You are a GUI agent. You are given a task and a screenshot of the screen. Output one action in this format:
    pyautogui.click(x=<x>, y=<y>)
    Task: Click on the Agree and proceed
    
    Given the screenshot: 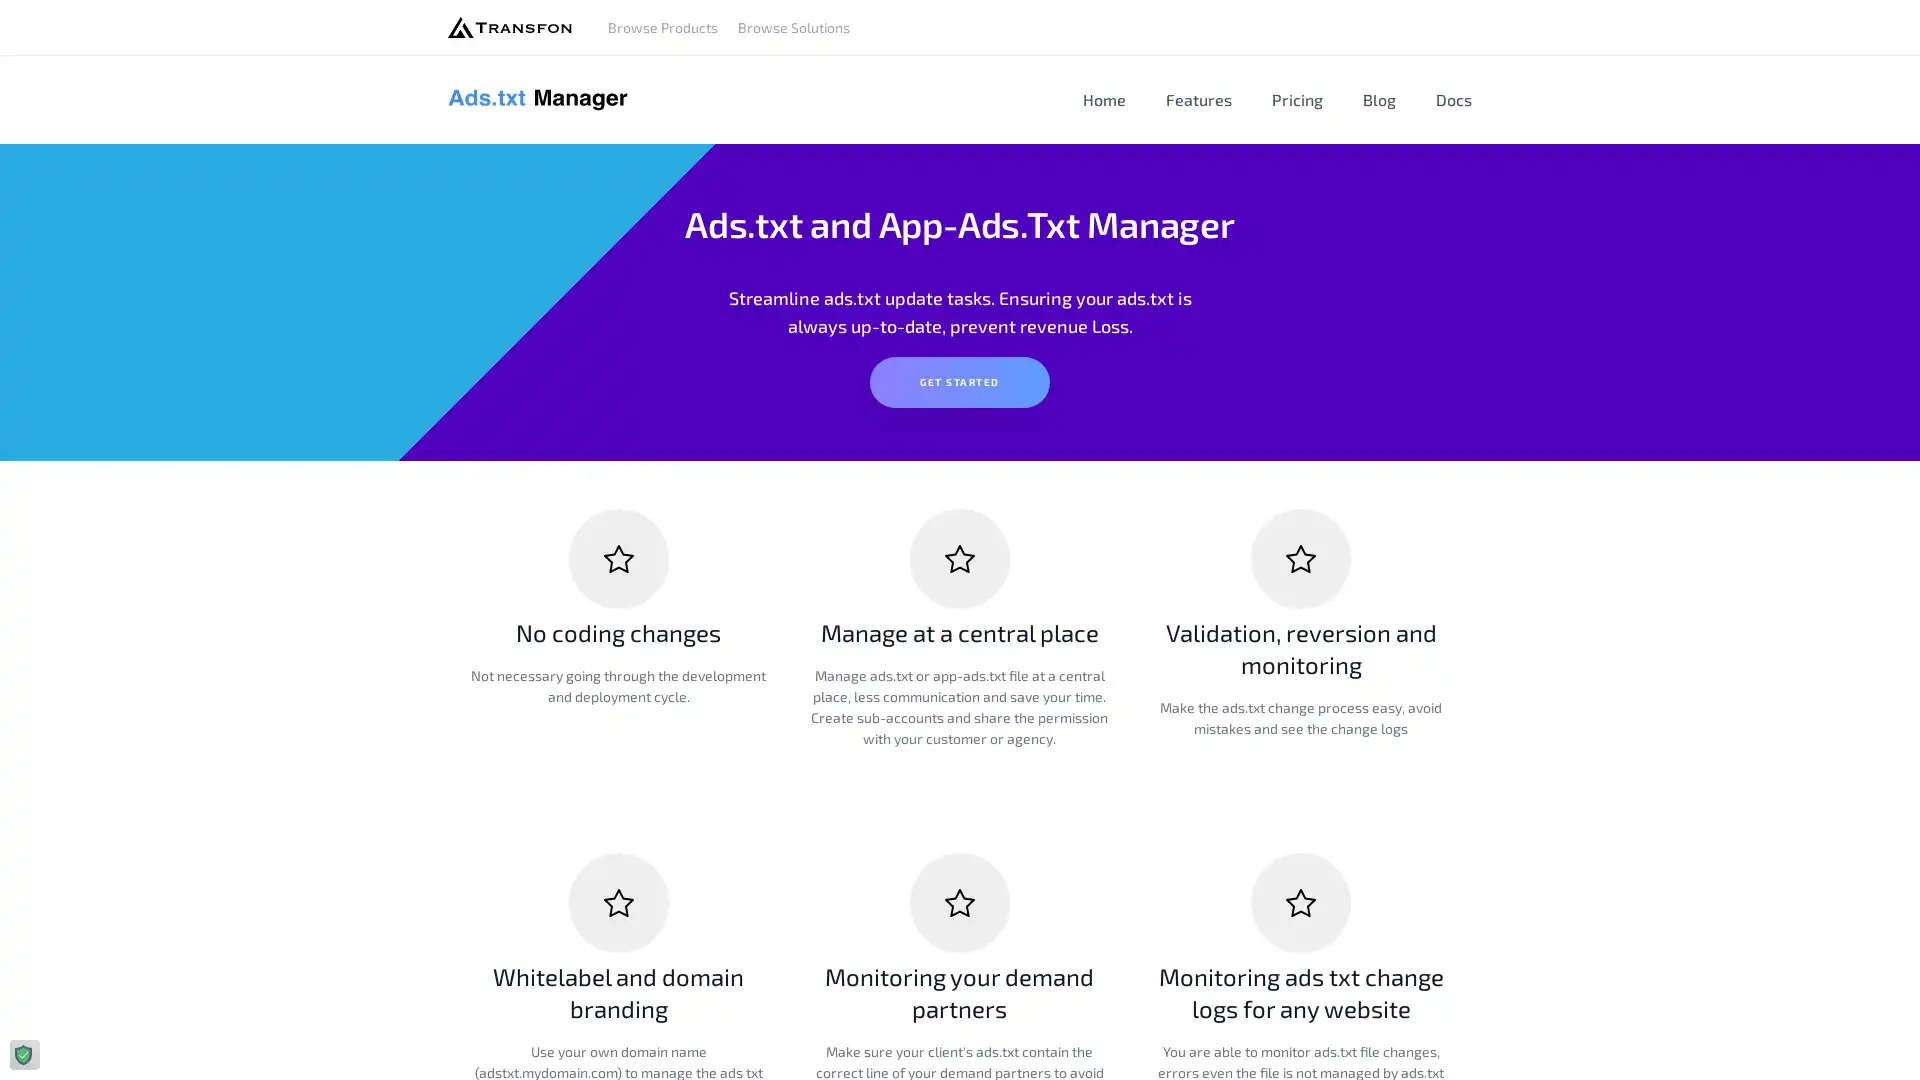 What is the action you would take?
    pyautogui.click(x=360, y=1043)
    